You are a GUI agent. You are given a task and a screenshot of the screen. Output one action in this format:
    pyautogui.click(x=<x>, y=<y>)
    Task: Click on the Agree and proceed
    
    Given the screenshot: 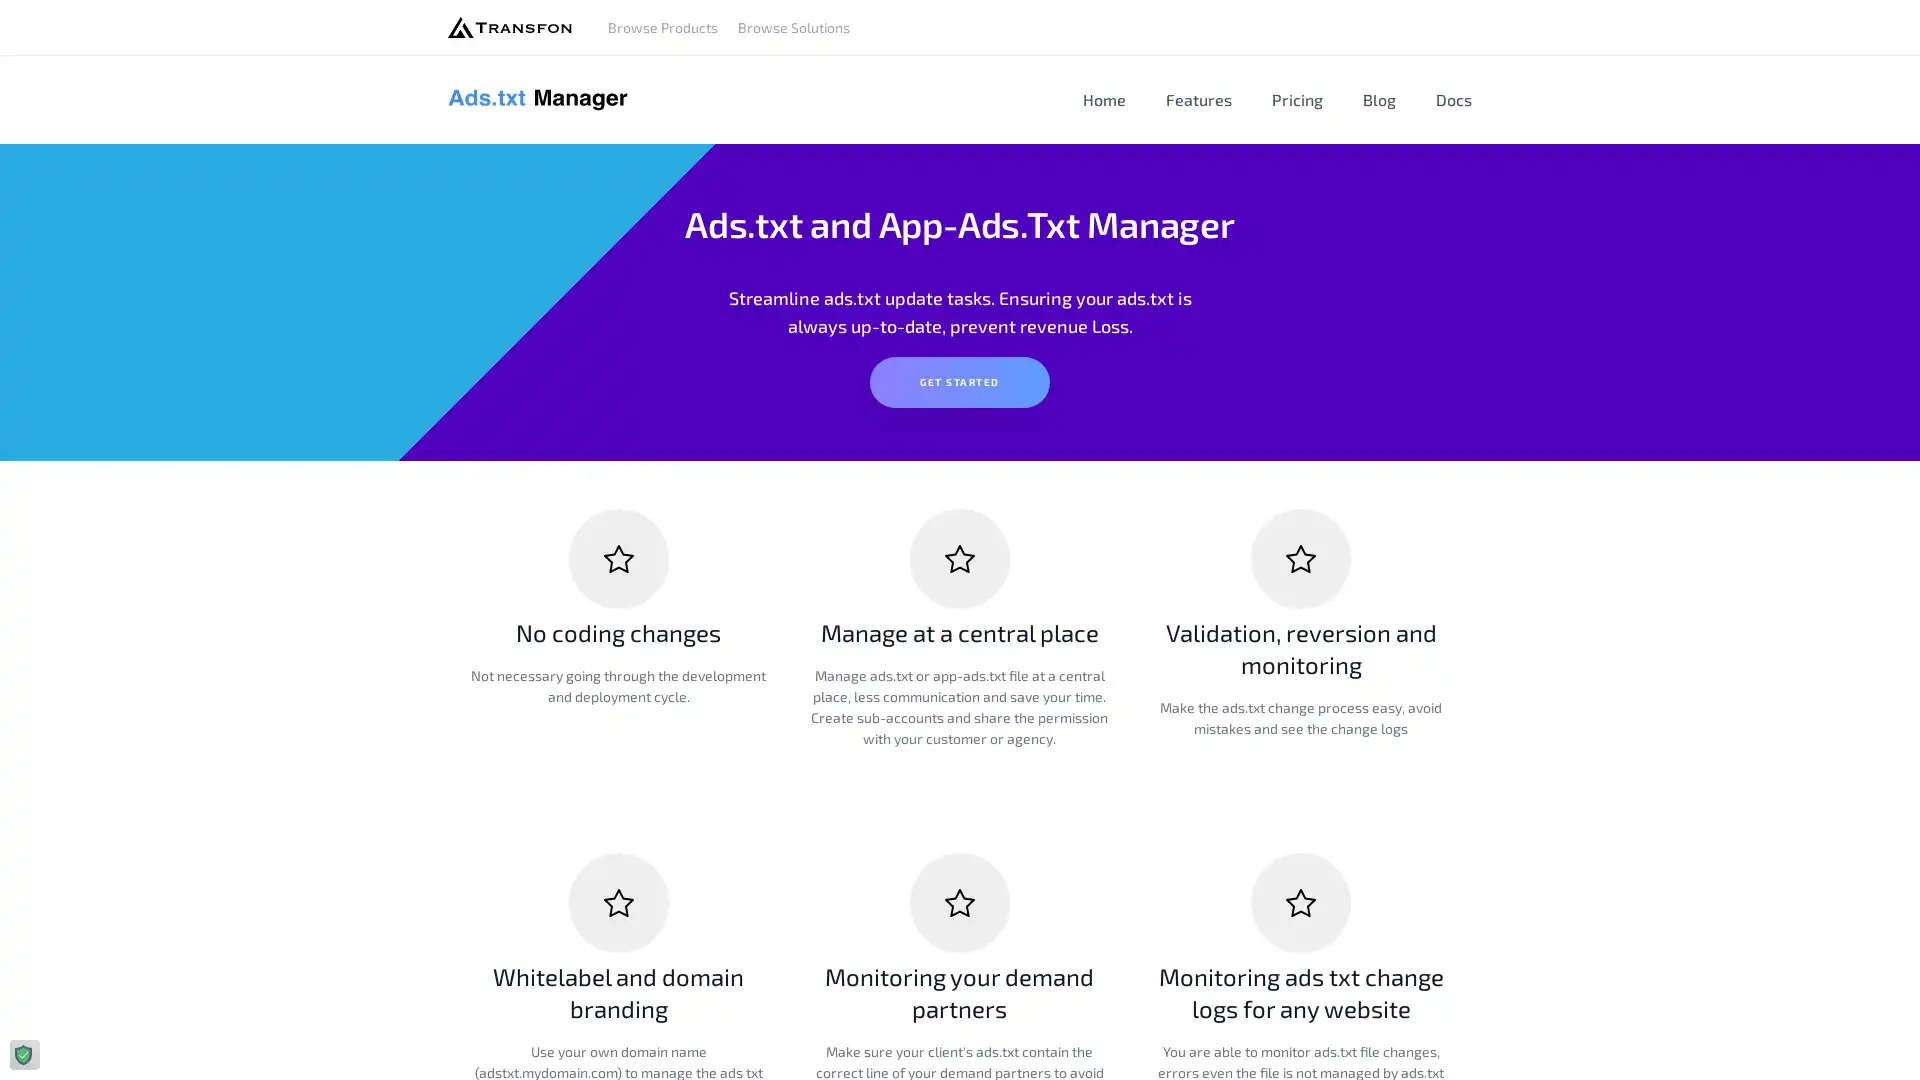 What is the action you would take?
    pyautogui.click(x=360, y=1043)
    